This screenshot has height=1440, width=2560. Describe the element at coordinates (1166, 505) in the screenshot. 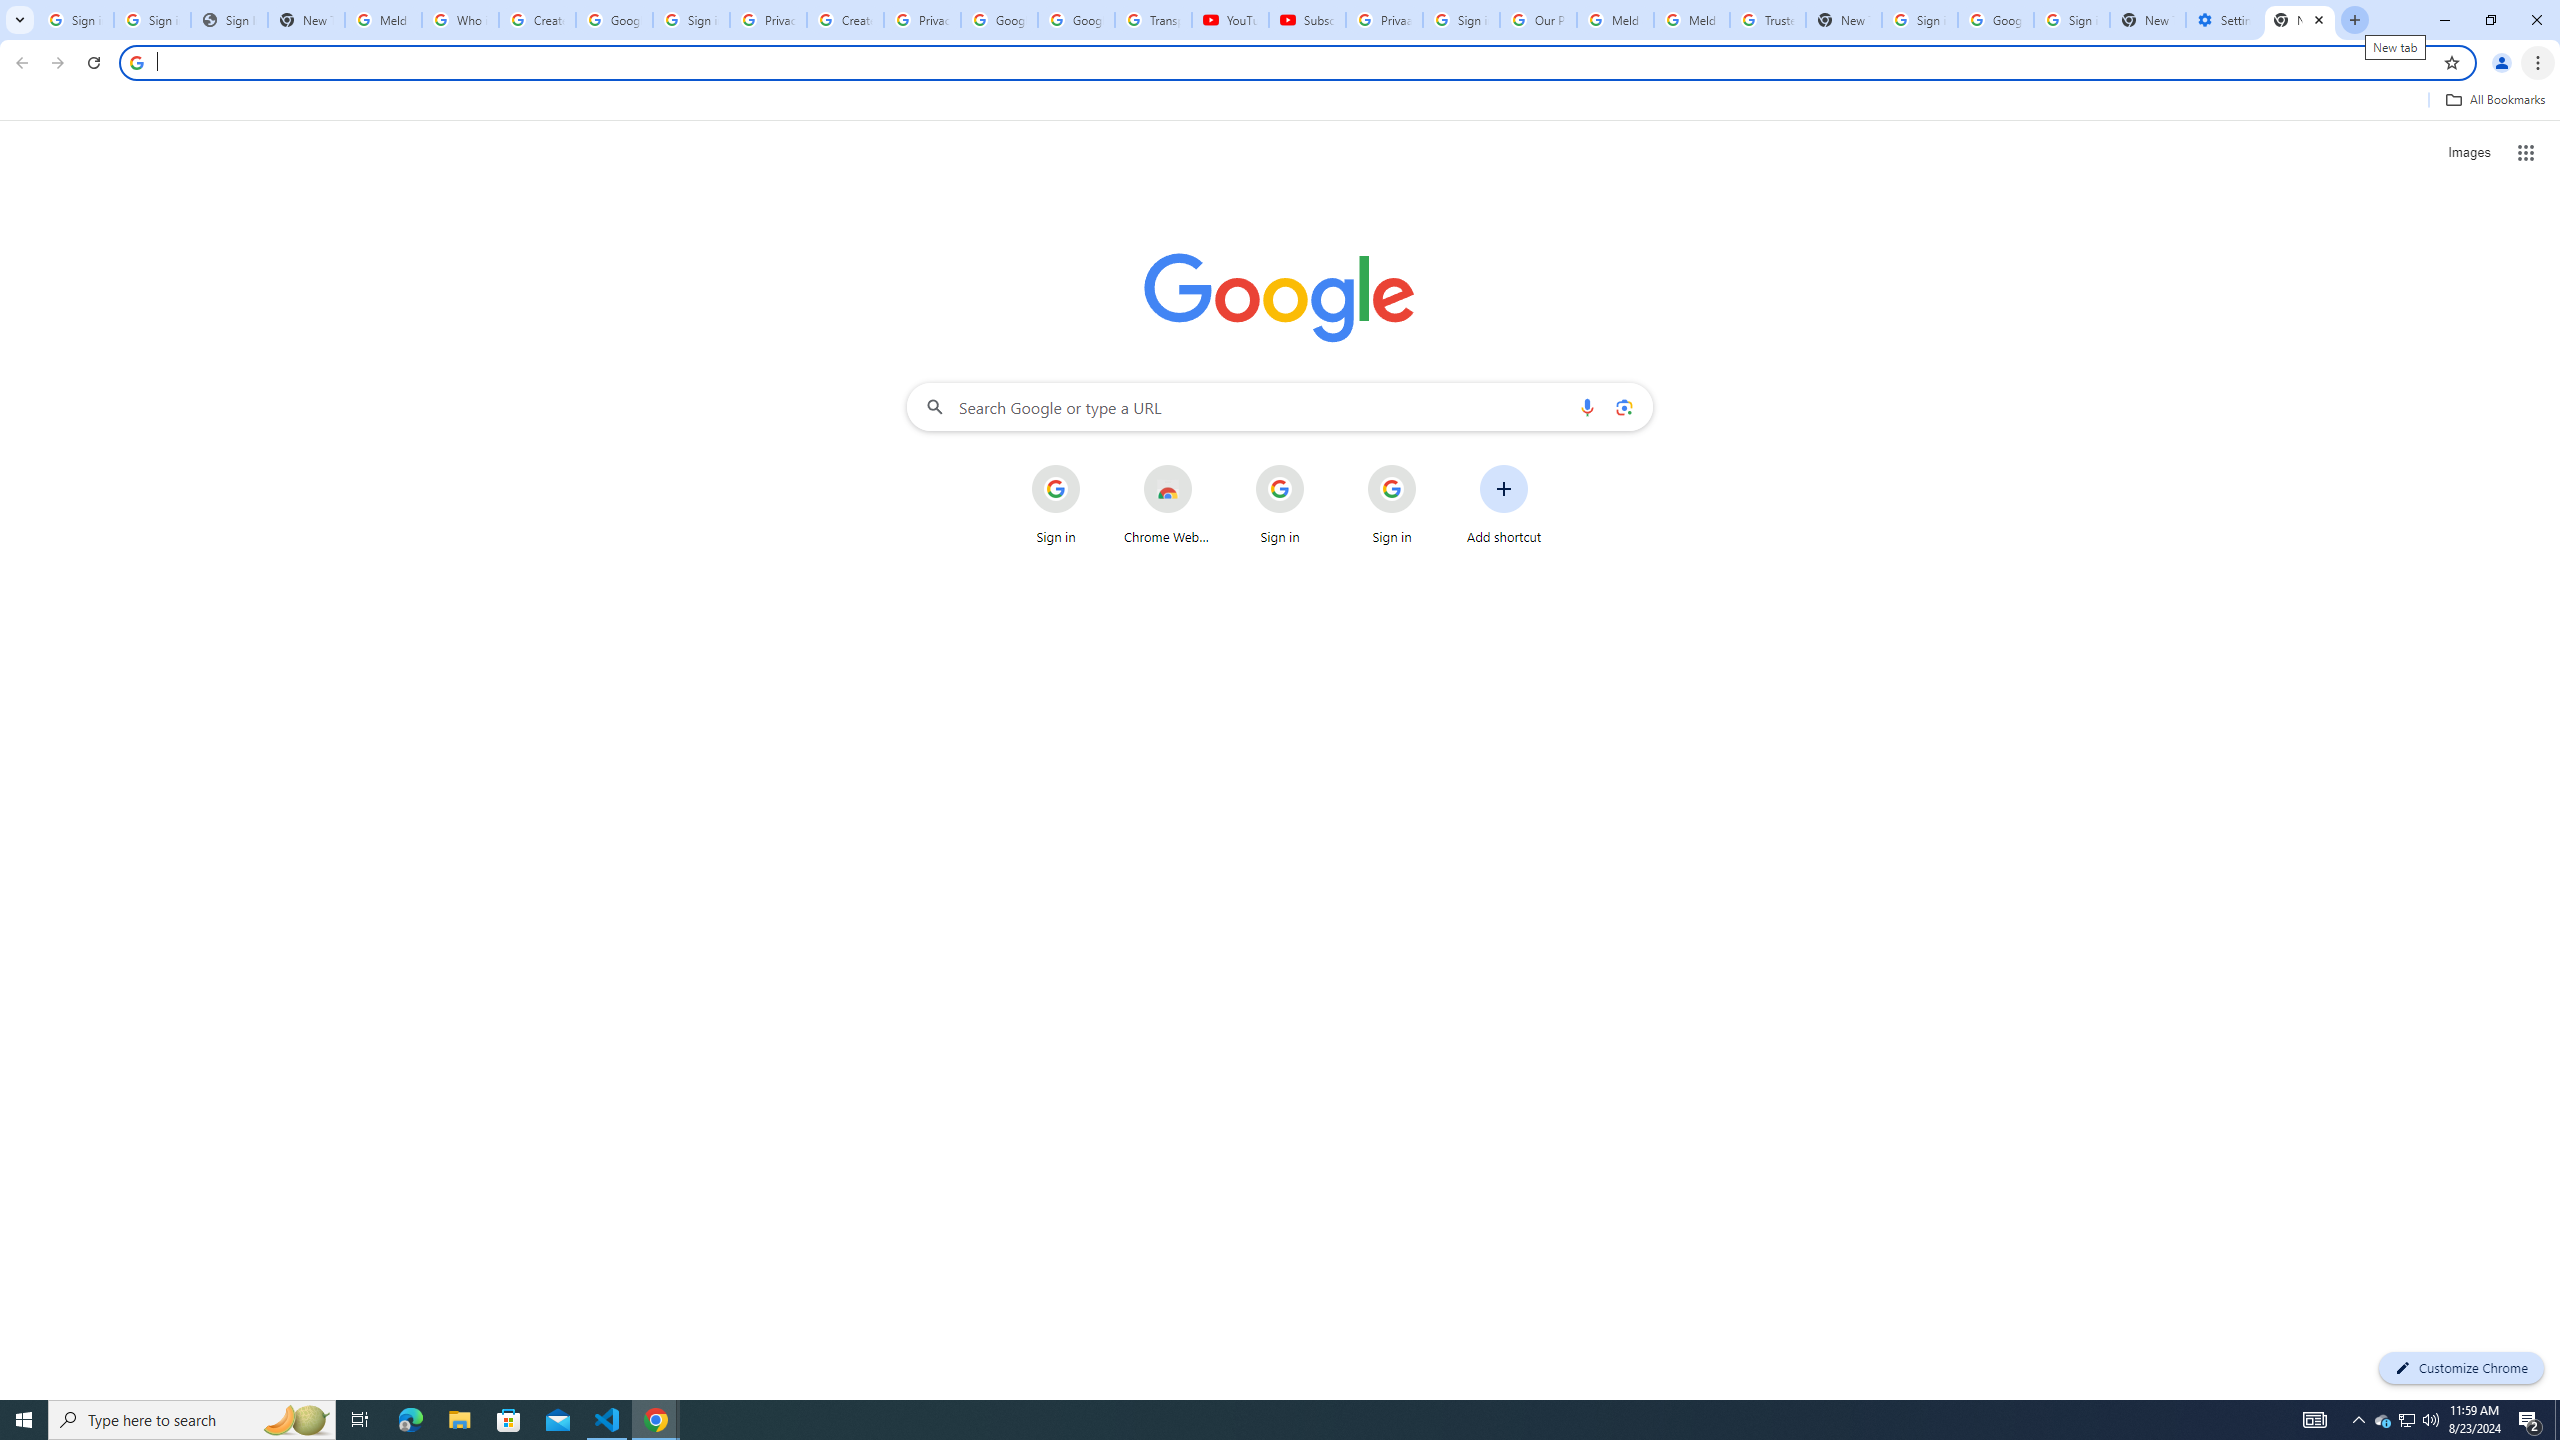

I see `'Chrome Web Store'` at that location.